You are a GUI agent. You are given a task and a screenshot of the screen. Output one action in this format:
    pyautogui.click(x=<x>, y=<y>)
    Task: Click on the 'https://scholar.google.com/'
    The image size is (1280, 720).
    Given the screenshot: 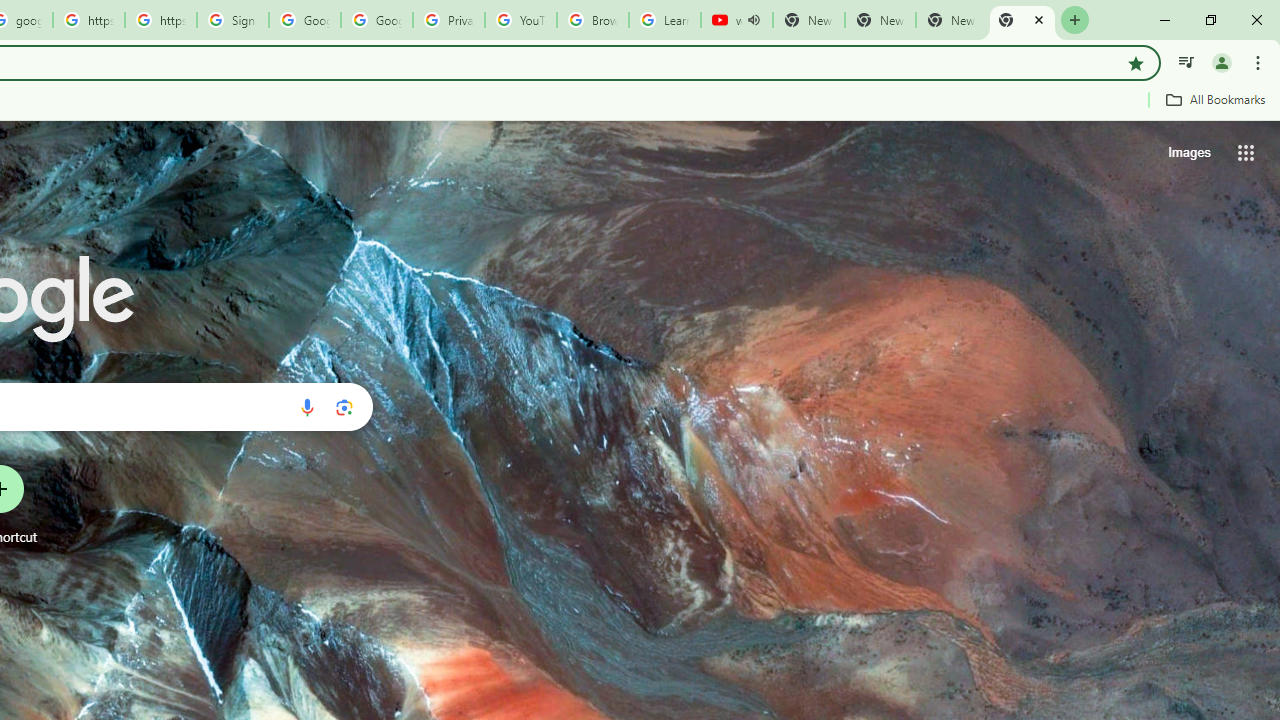 What is the action you would take?
    pyautogui.click(x=161, y=20)
    